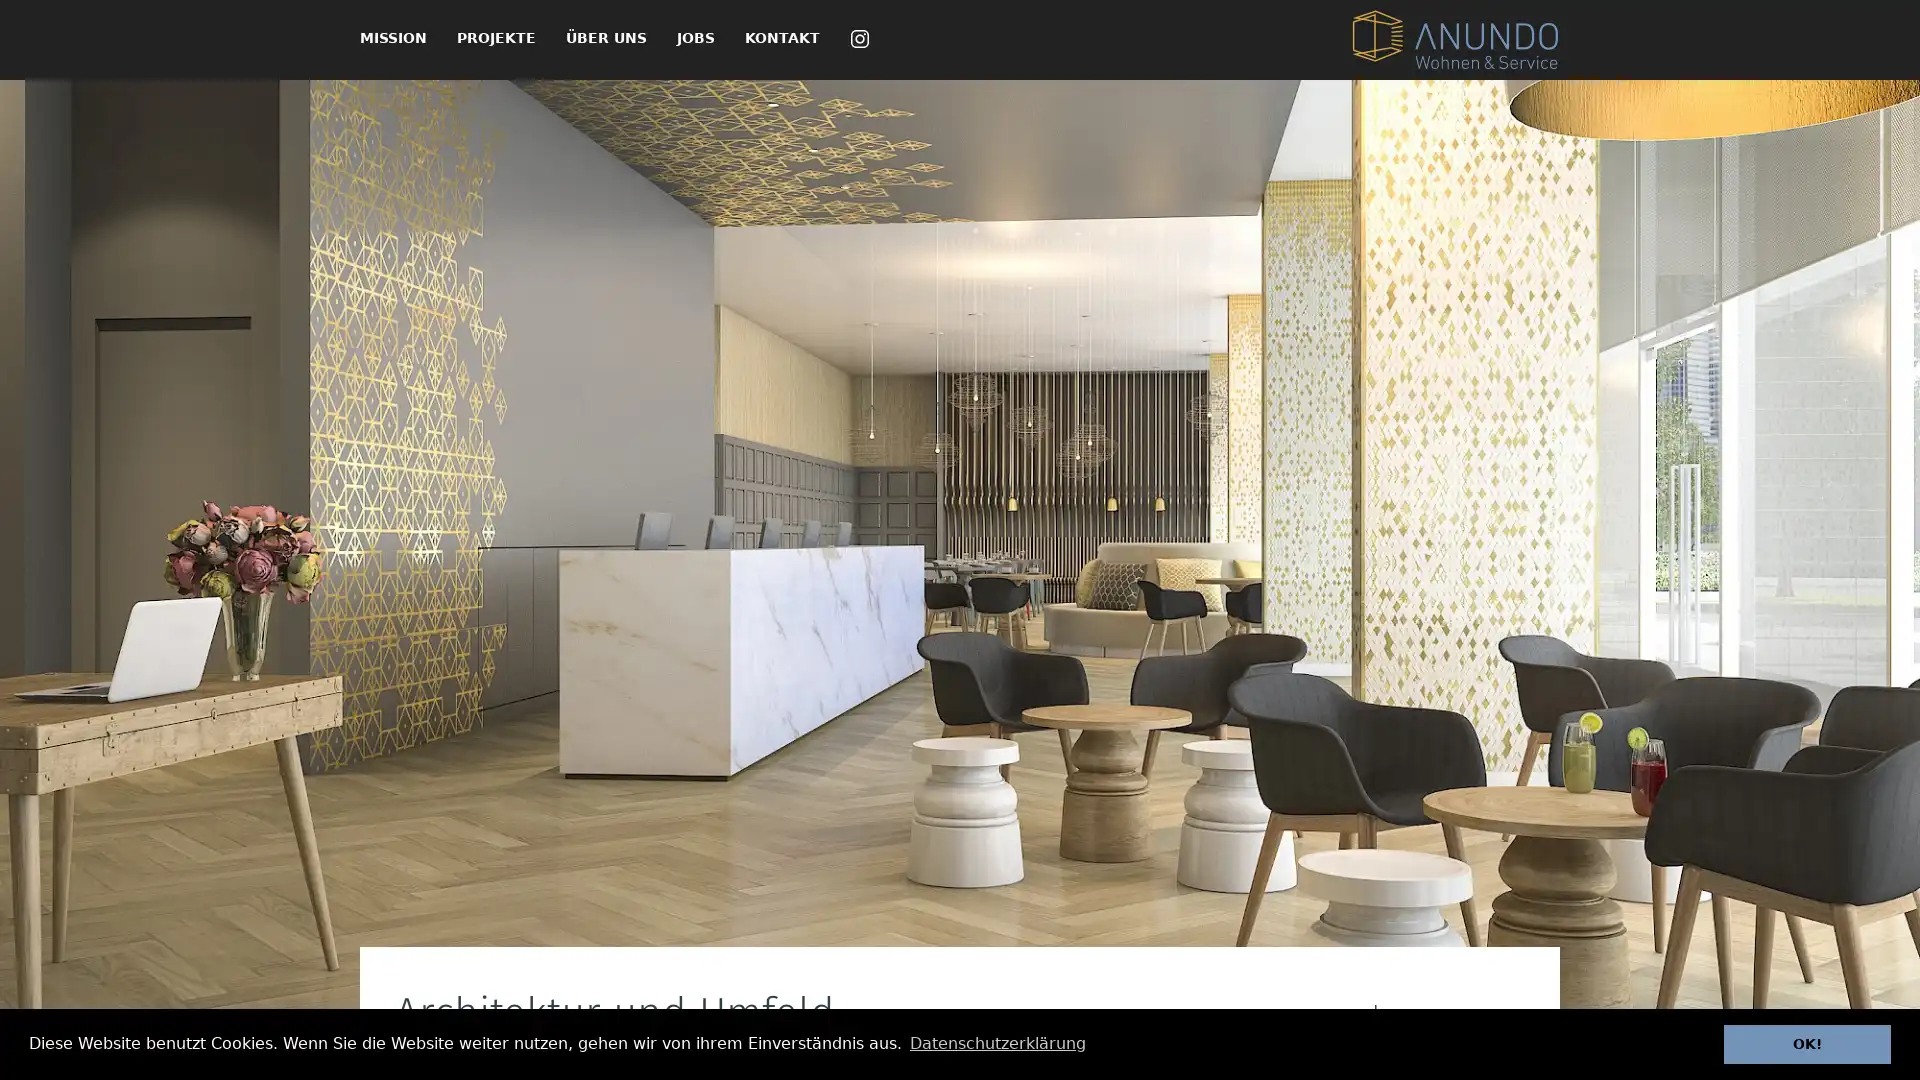 The height and width of the screenshot is (1080, 1920). I want to click on learn more about cookies, so click(997, 1043).